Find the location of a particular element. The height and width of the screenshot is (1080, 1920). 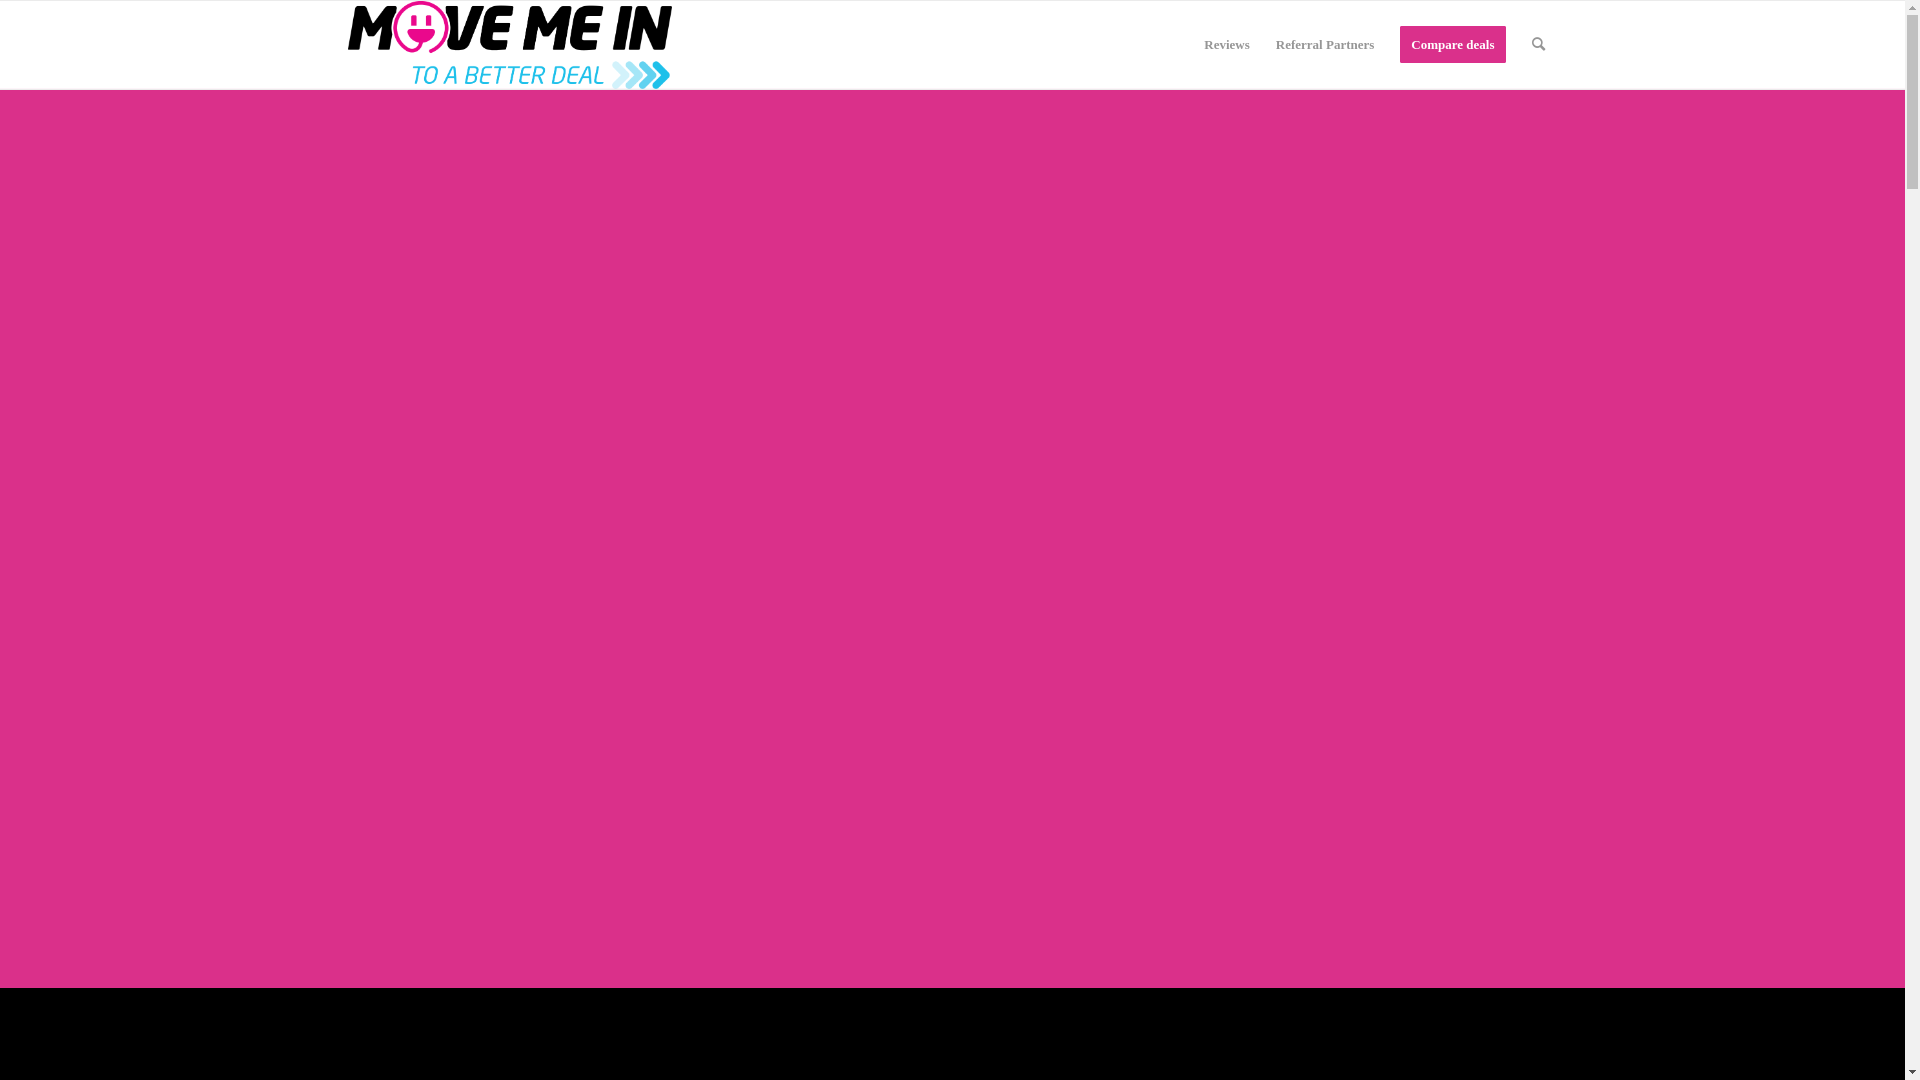

'Compare deals' is located at coordinates (1386, 45).